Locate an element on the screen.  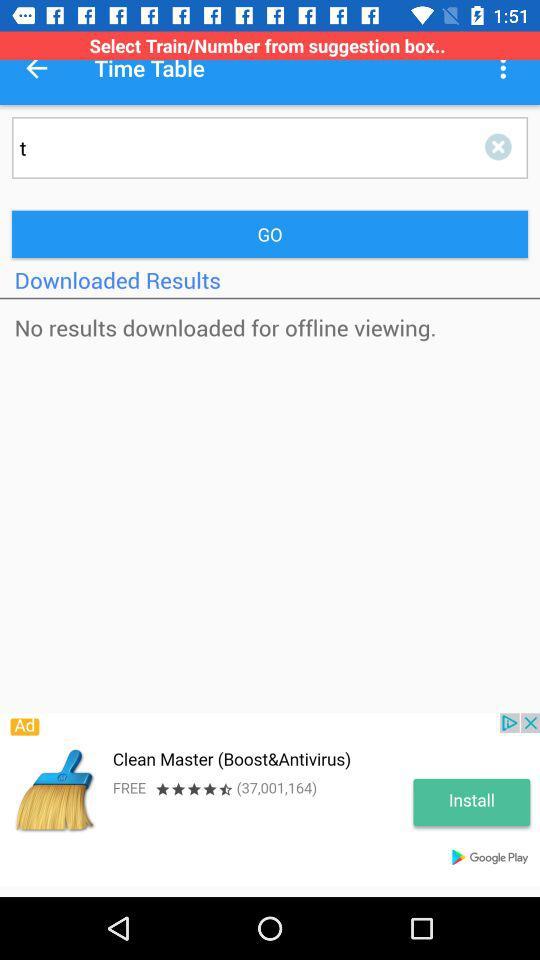
advertisement page is located at coordinates (270, 799).